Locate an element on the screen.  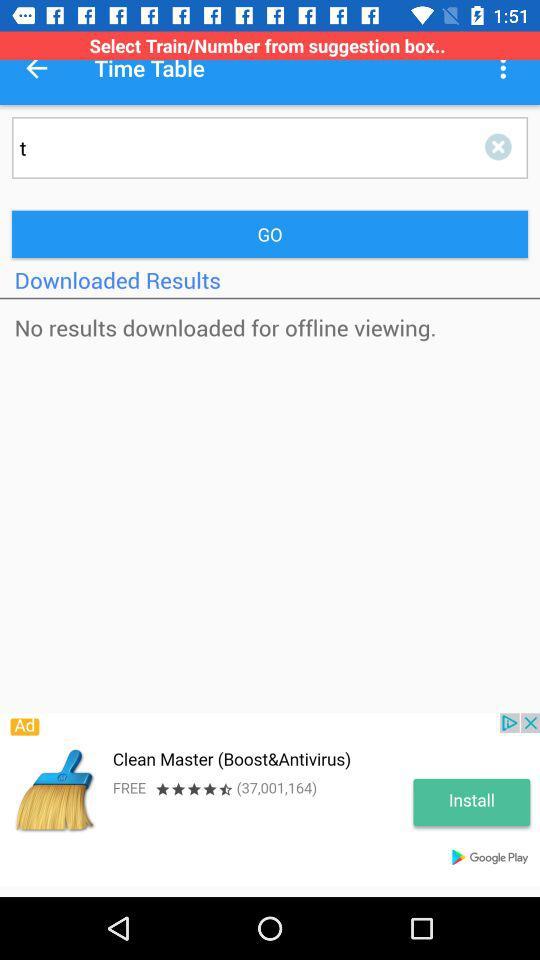
advertisement page is located at coordinates (270, 799).